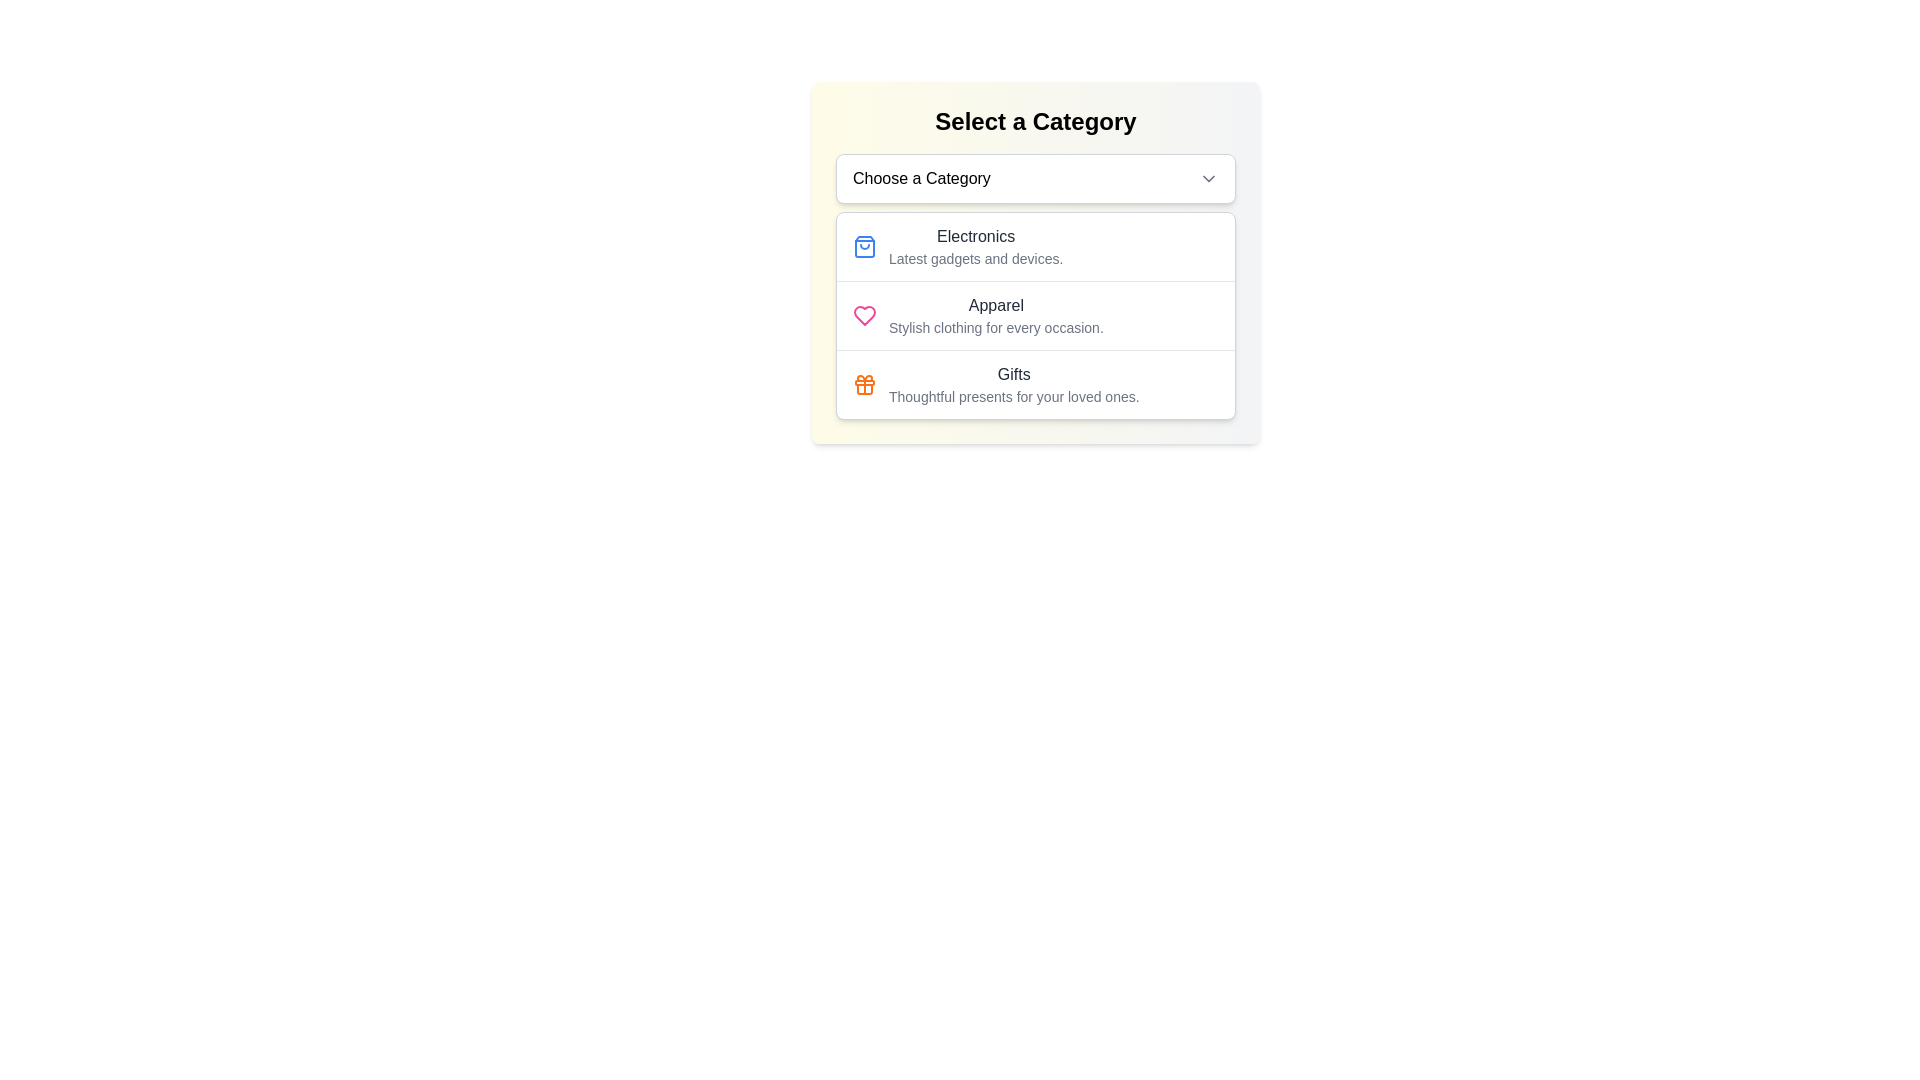 The image size is (1920, 1080). What do you see at coordinates (864, 245) in the screenshot?
I see `the shopping bag icon, which is styled with a blue stroke and located to the left of the 'Electronics' text` at bounding box center [864, 245].